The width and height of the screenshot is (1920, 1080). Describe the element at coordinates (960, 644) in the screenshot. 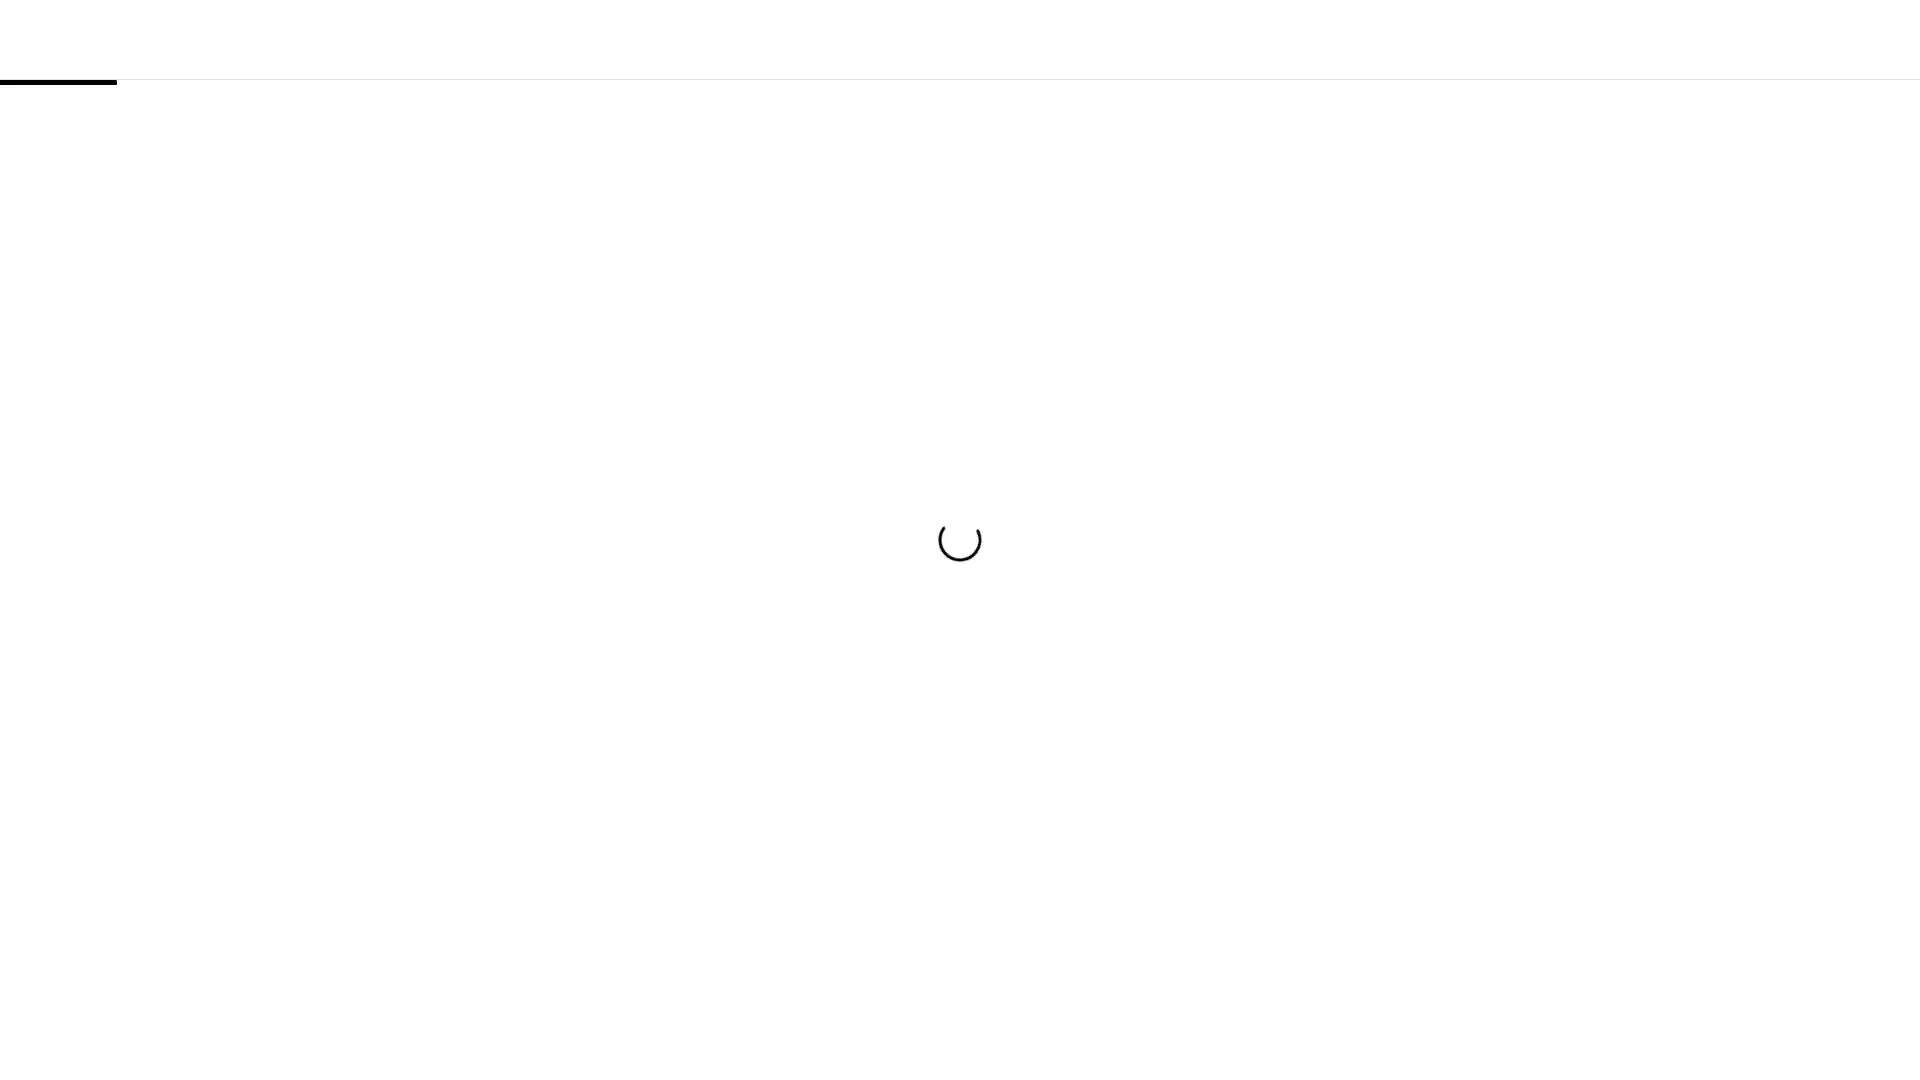

I see `ORDER NOW` at that location.